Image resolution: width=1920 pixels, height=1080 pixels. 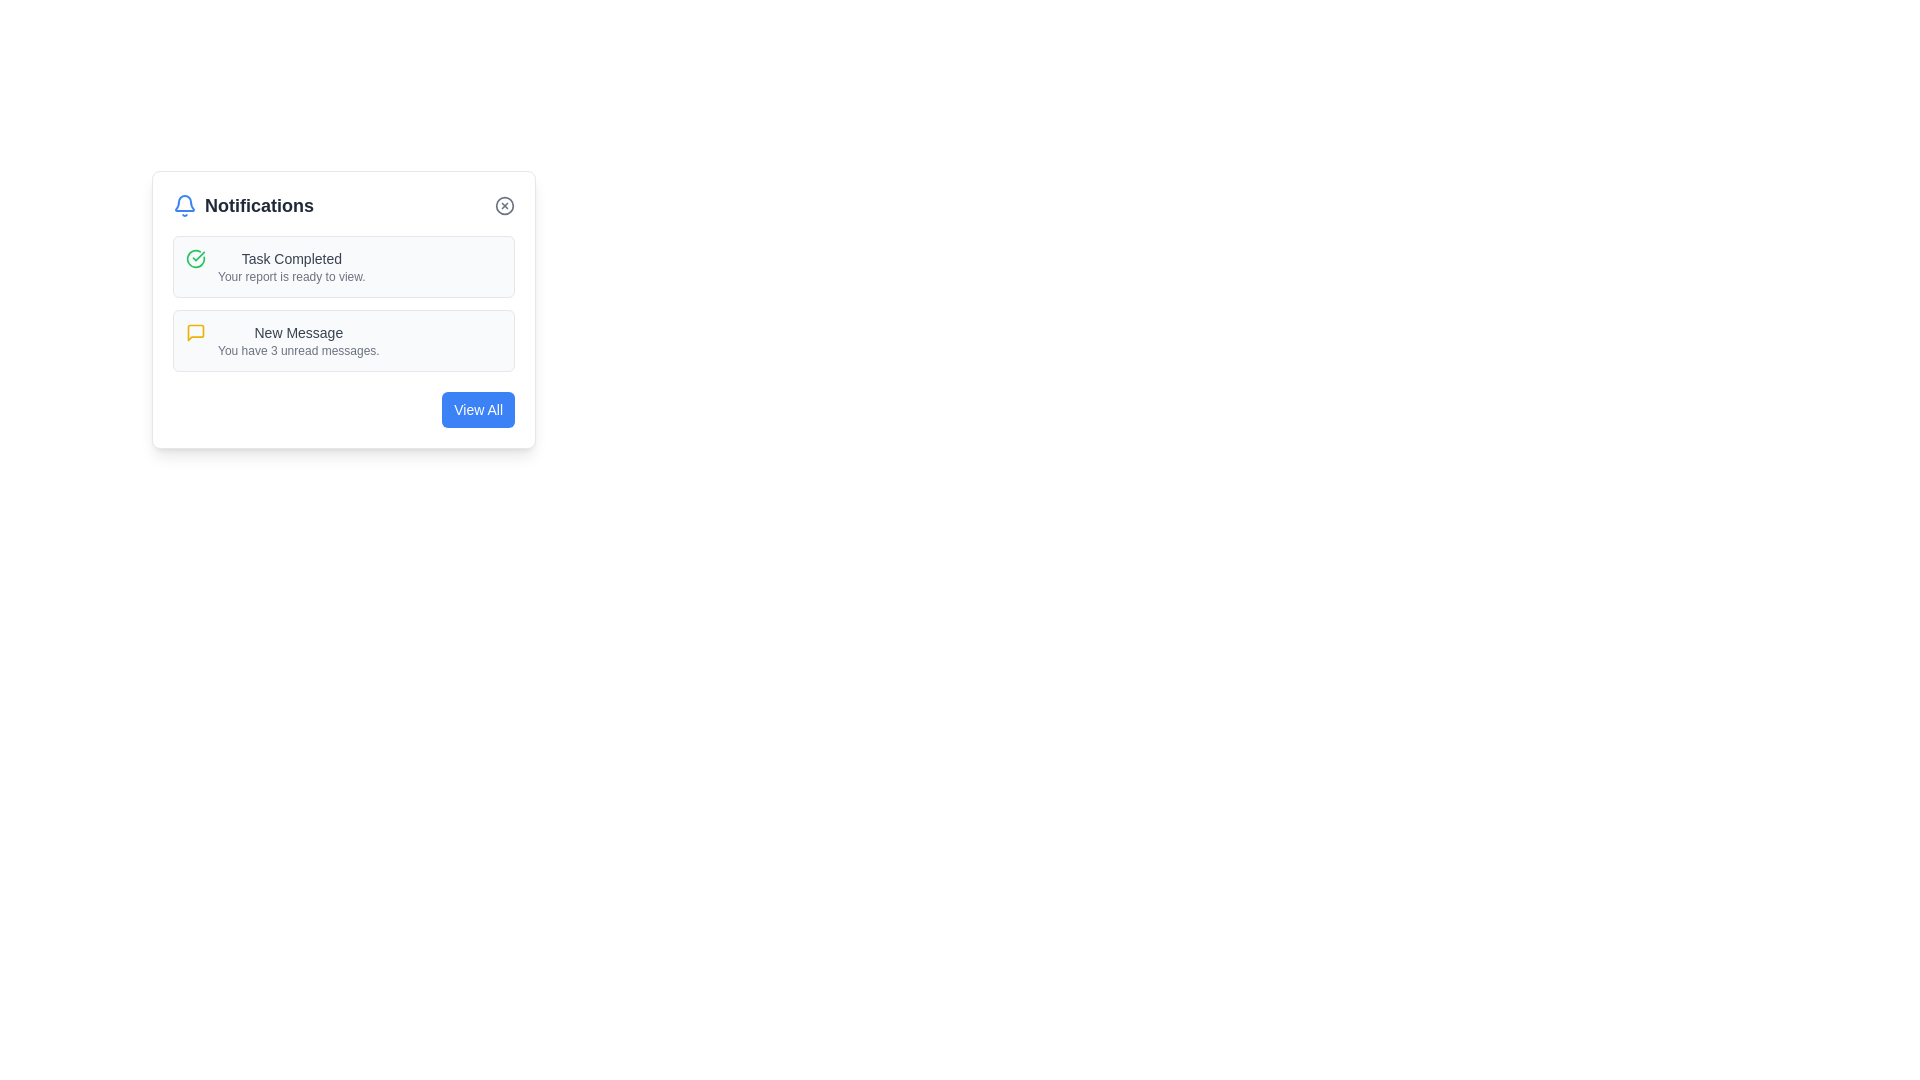 What do you see at coordinates (504, 205) in the screenshot?
I see `the circular button with a cross (X) inside it located at the top right corner of the 'Notifications' section` at bounding box center [504, 205].